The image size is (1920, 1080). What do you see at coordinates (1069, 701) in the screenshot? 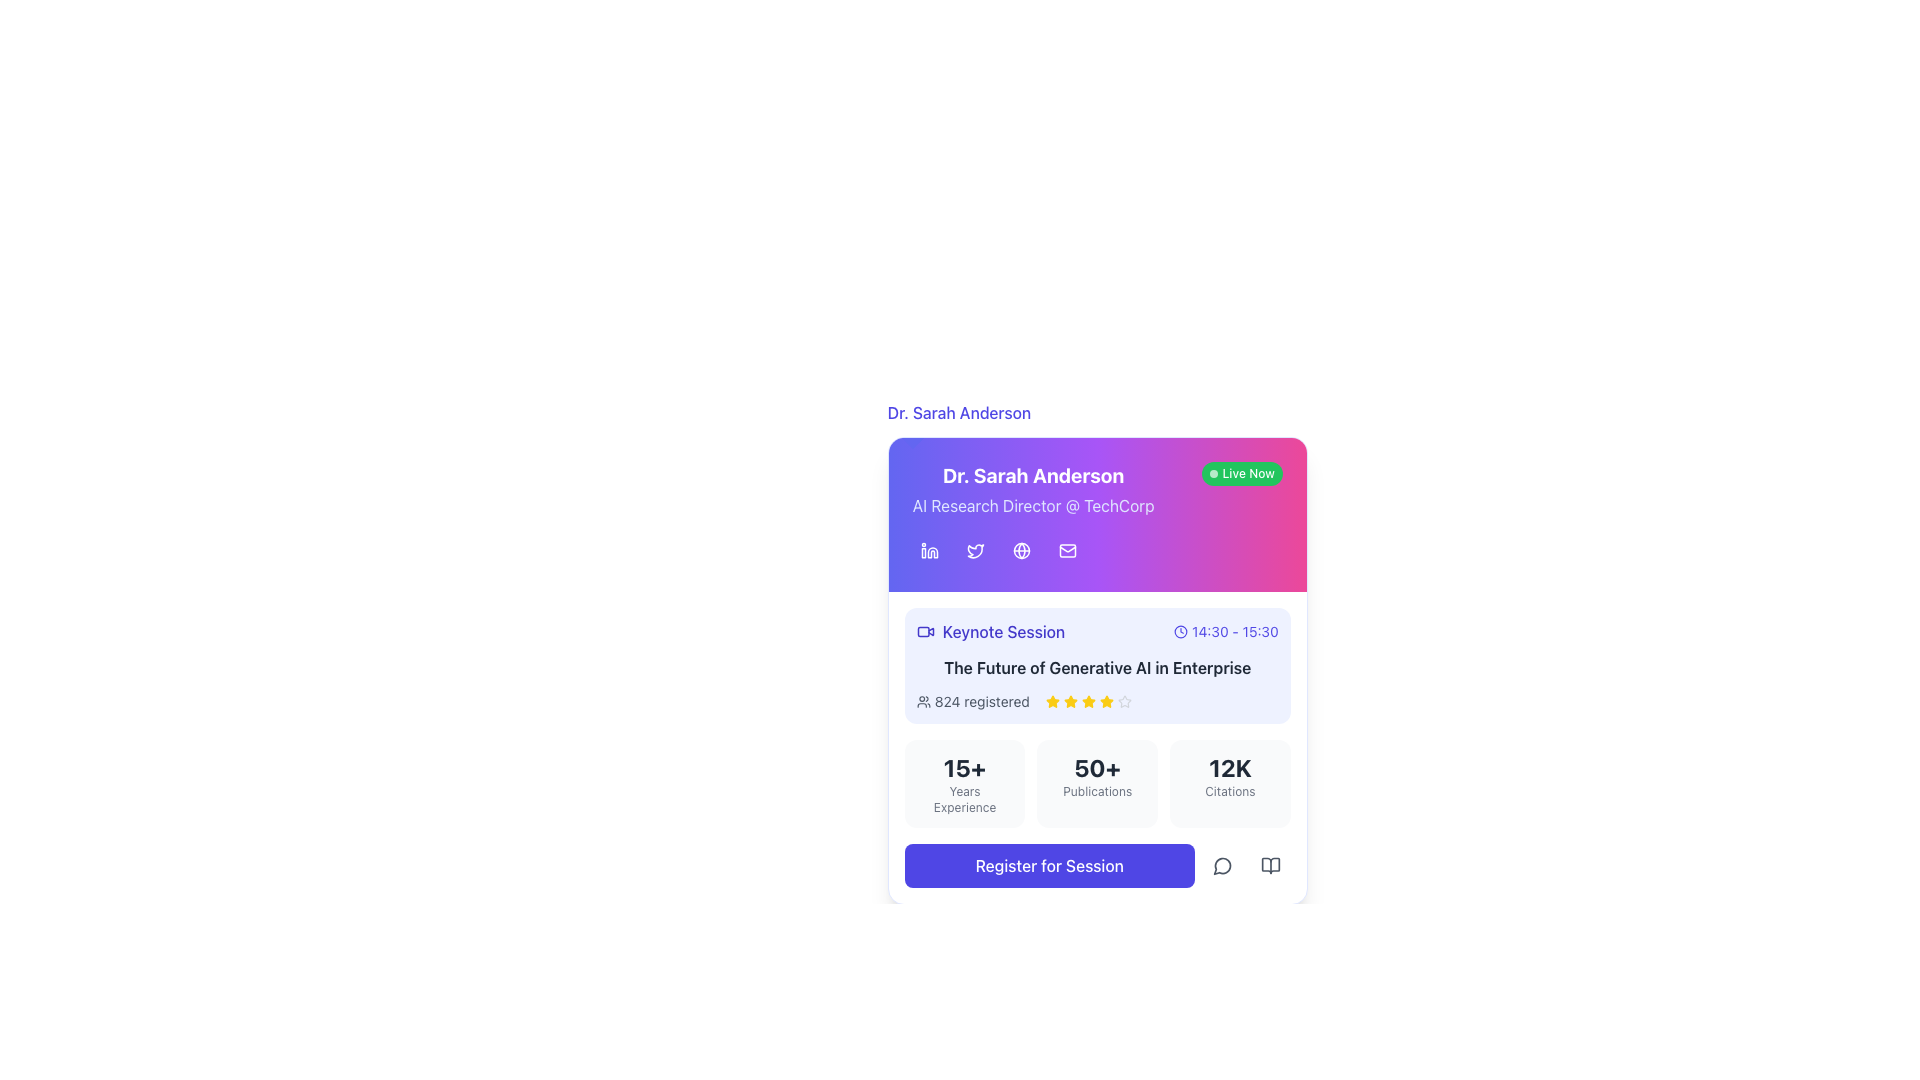
I see `graphic properties of the third star icon in the rating display, which indicates a rating value for a session` at bounding box center [1069, 701].